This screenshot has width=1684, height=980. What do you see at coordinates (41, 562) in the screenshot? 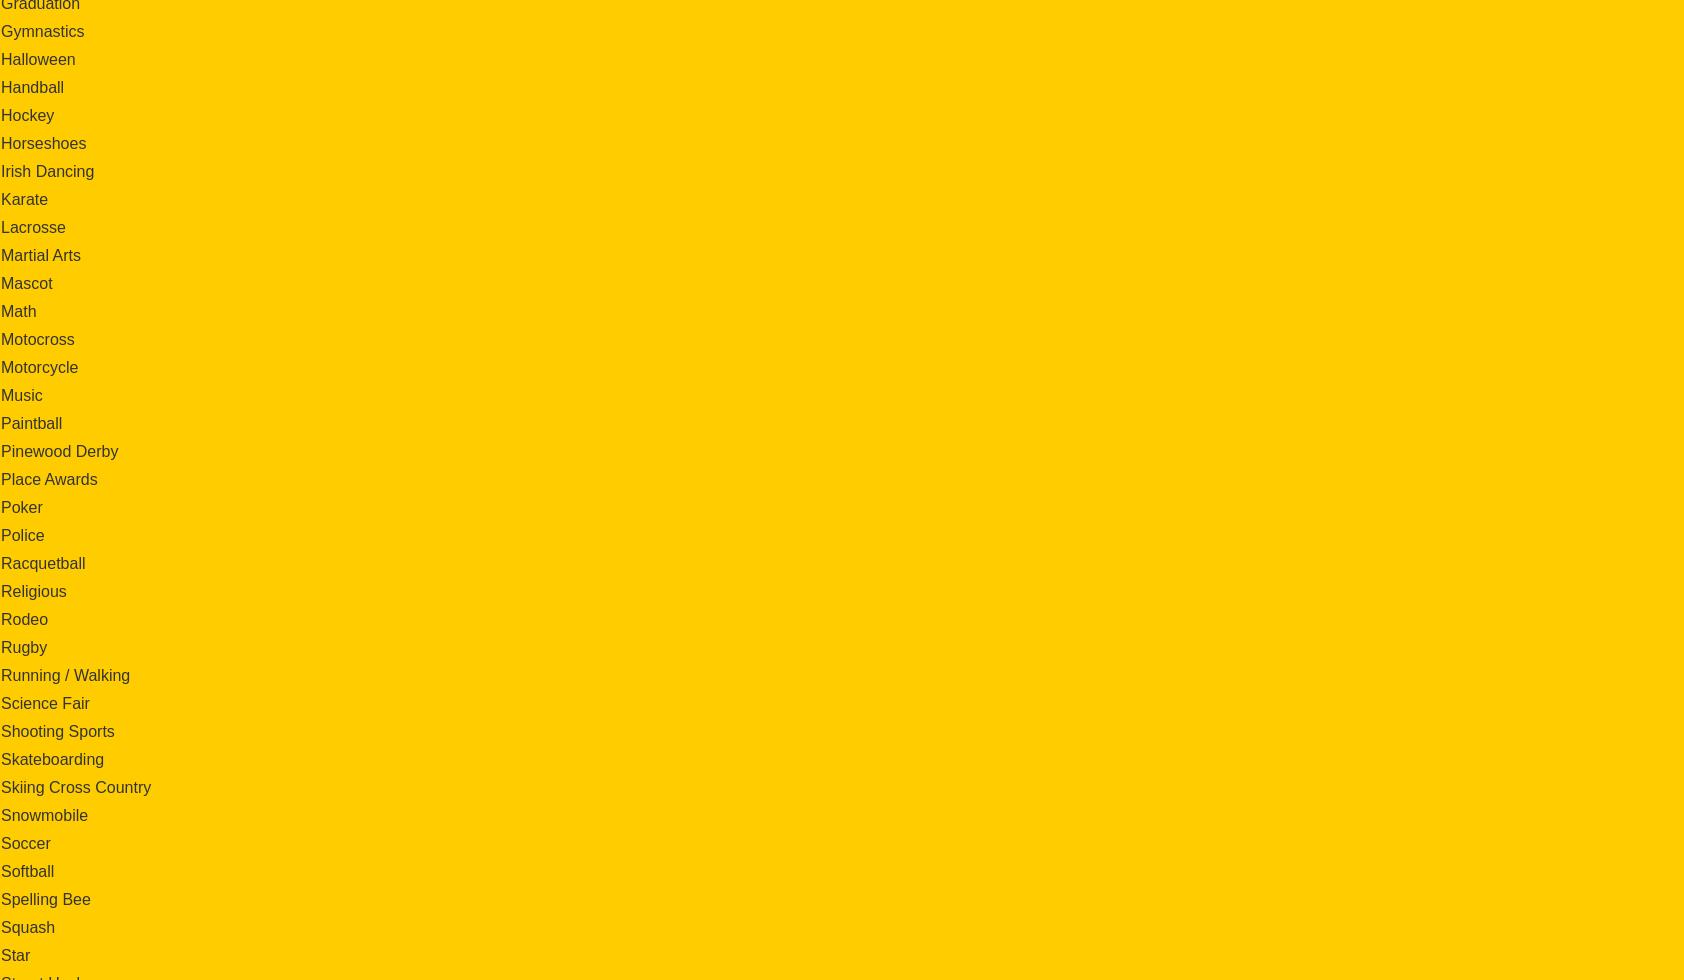
I see `'Racquetball'` at bounding box center [41, 562].